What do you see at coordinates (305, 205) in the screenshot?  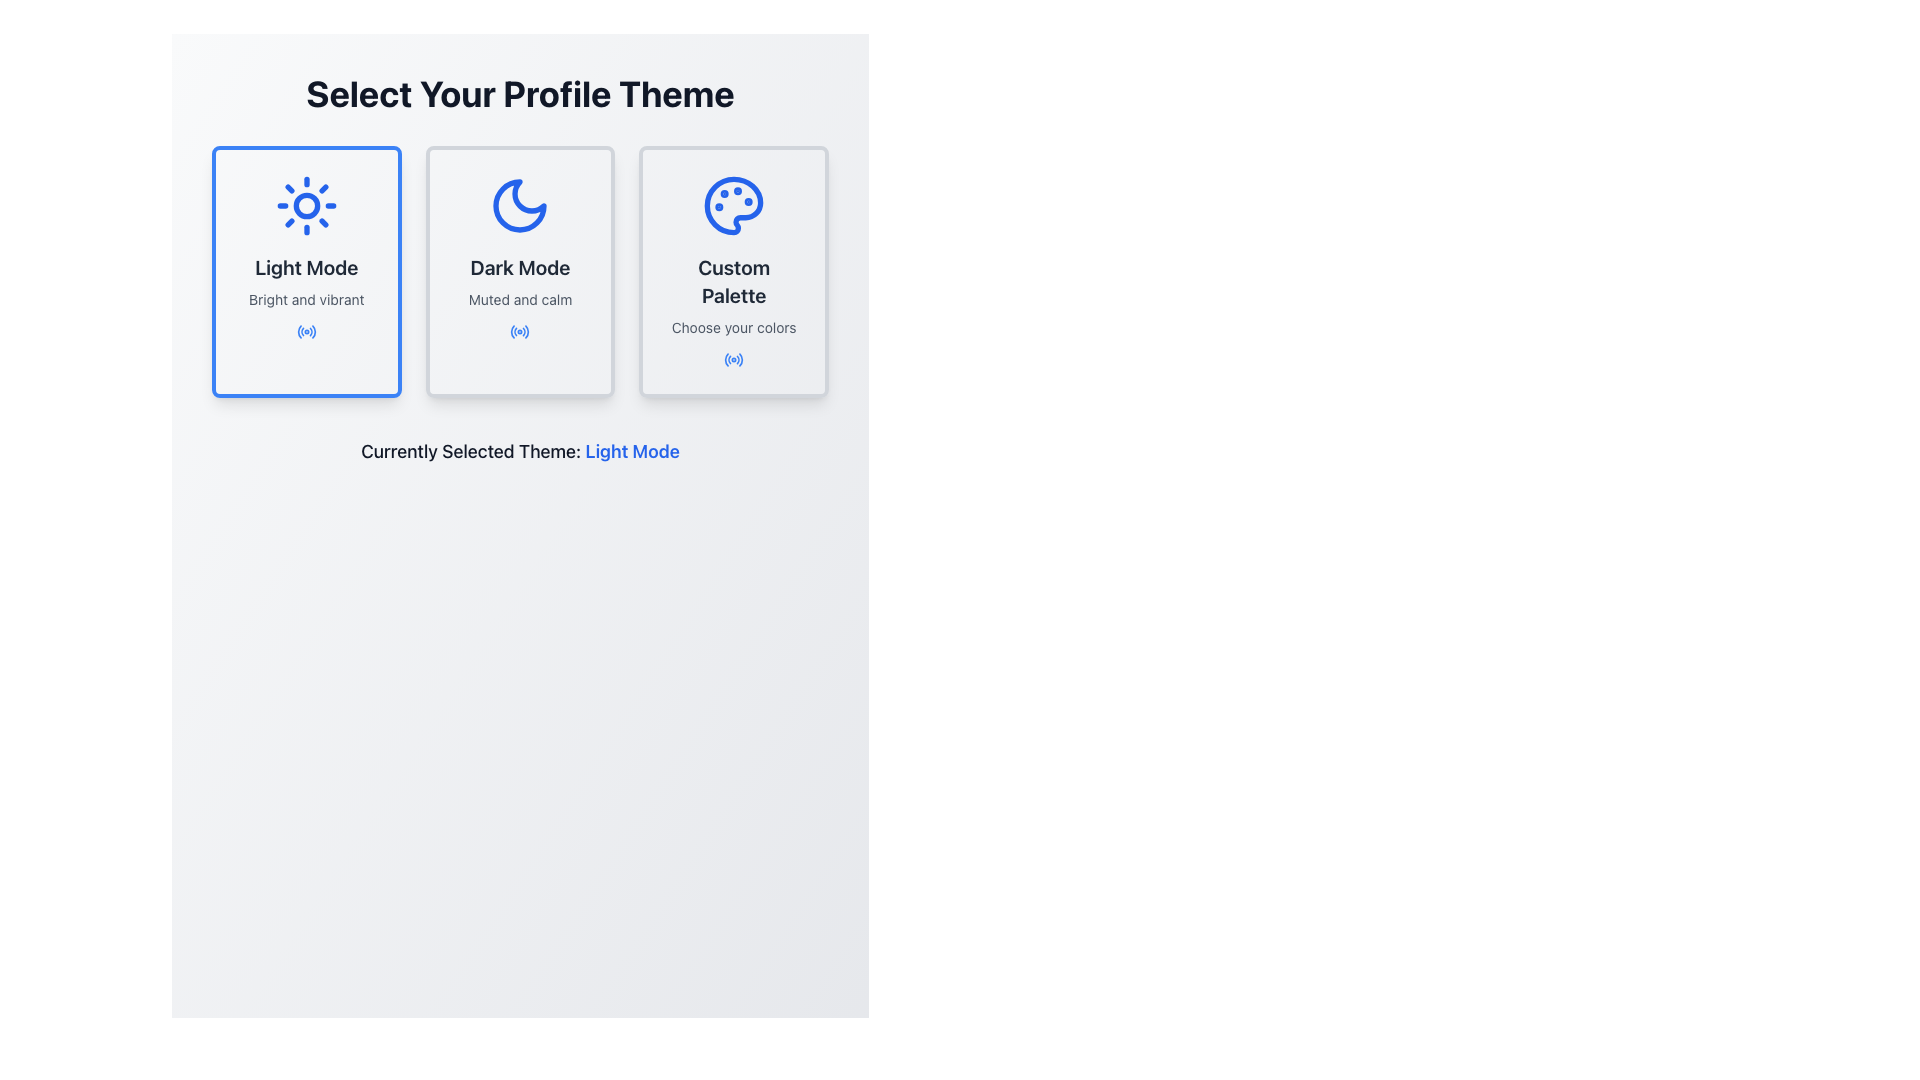 I see `the inner circle of the sun-like icon representing 'Light Mode' on the profile theme selection page` at bounding box center [305, 205].